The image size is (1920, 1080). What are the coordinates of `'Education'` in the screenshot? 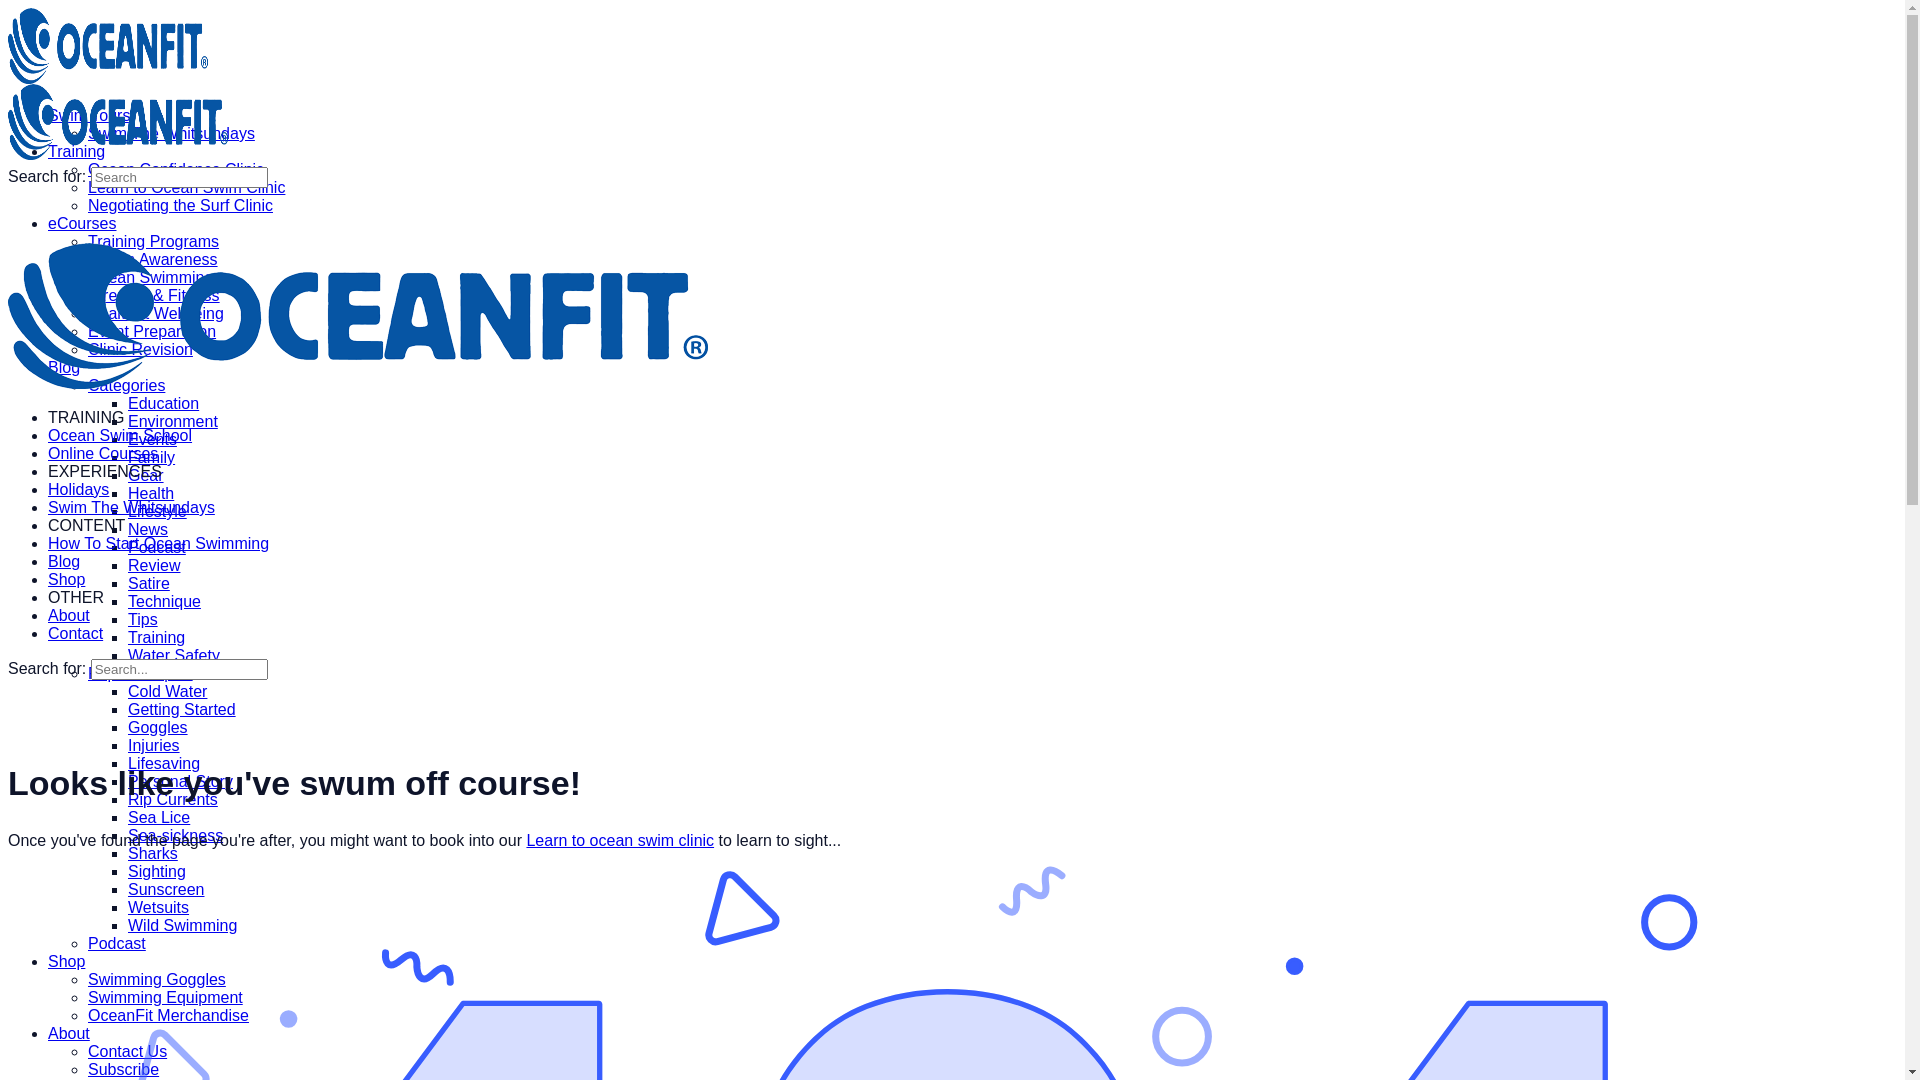 It's located at (127, 403).